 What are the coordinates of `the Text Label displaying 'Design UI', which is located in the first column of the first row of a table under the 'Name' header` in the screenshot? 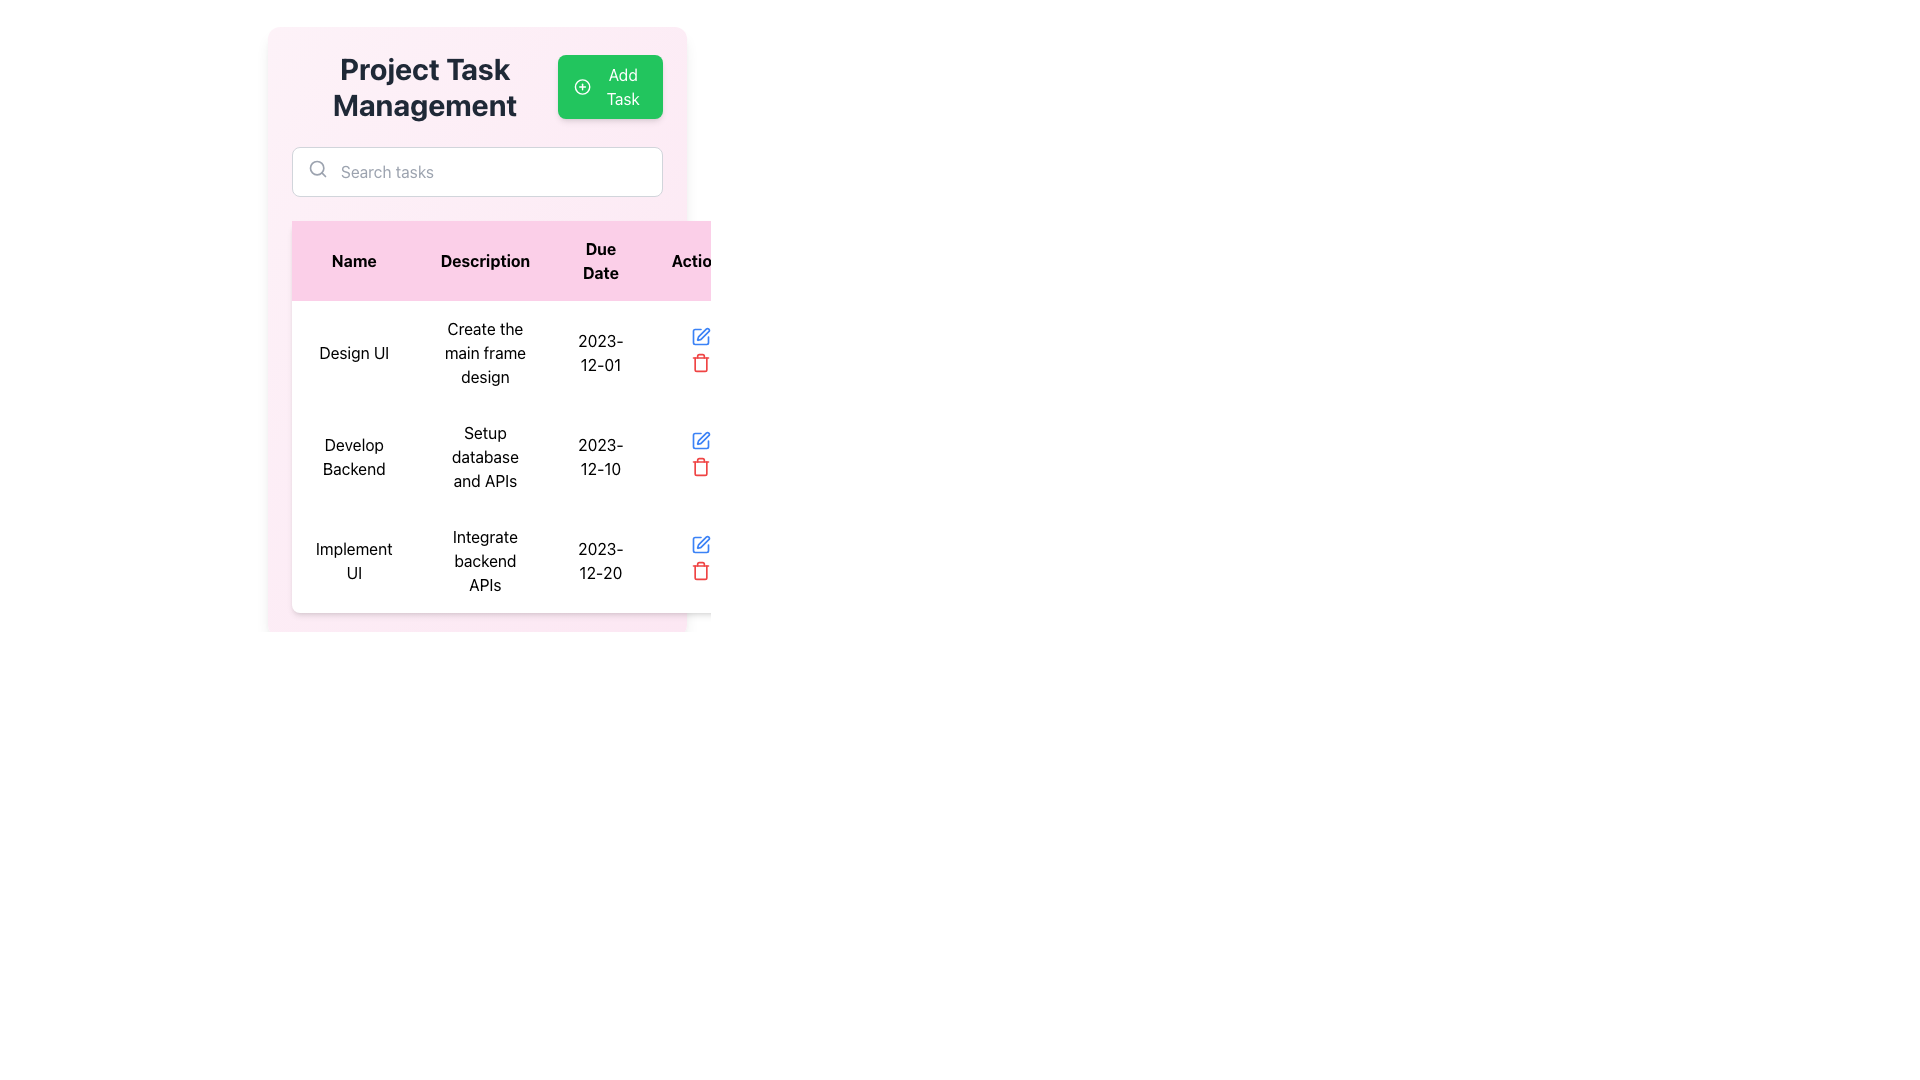 It's located at (354, 352).